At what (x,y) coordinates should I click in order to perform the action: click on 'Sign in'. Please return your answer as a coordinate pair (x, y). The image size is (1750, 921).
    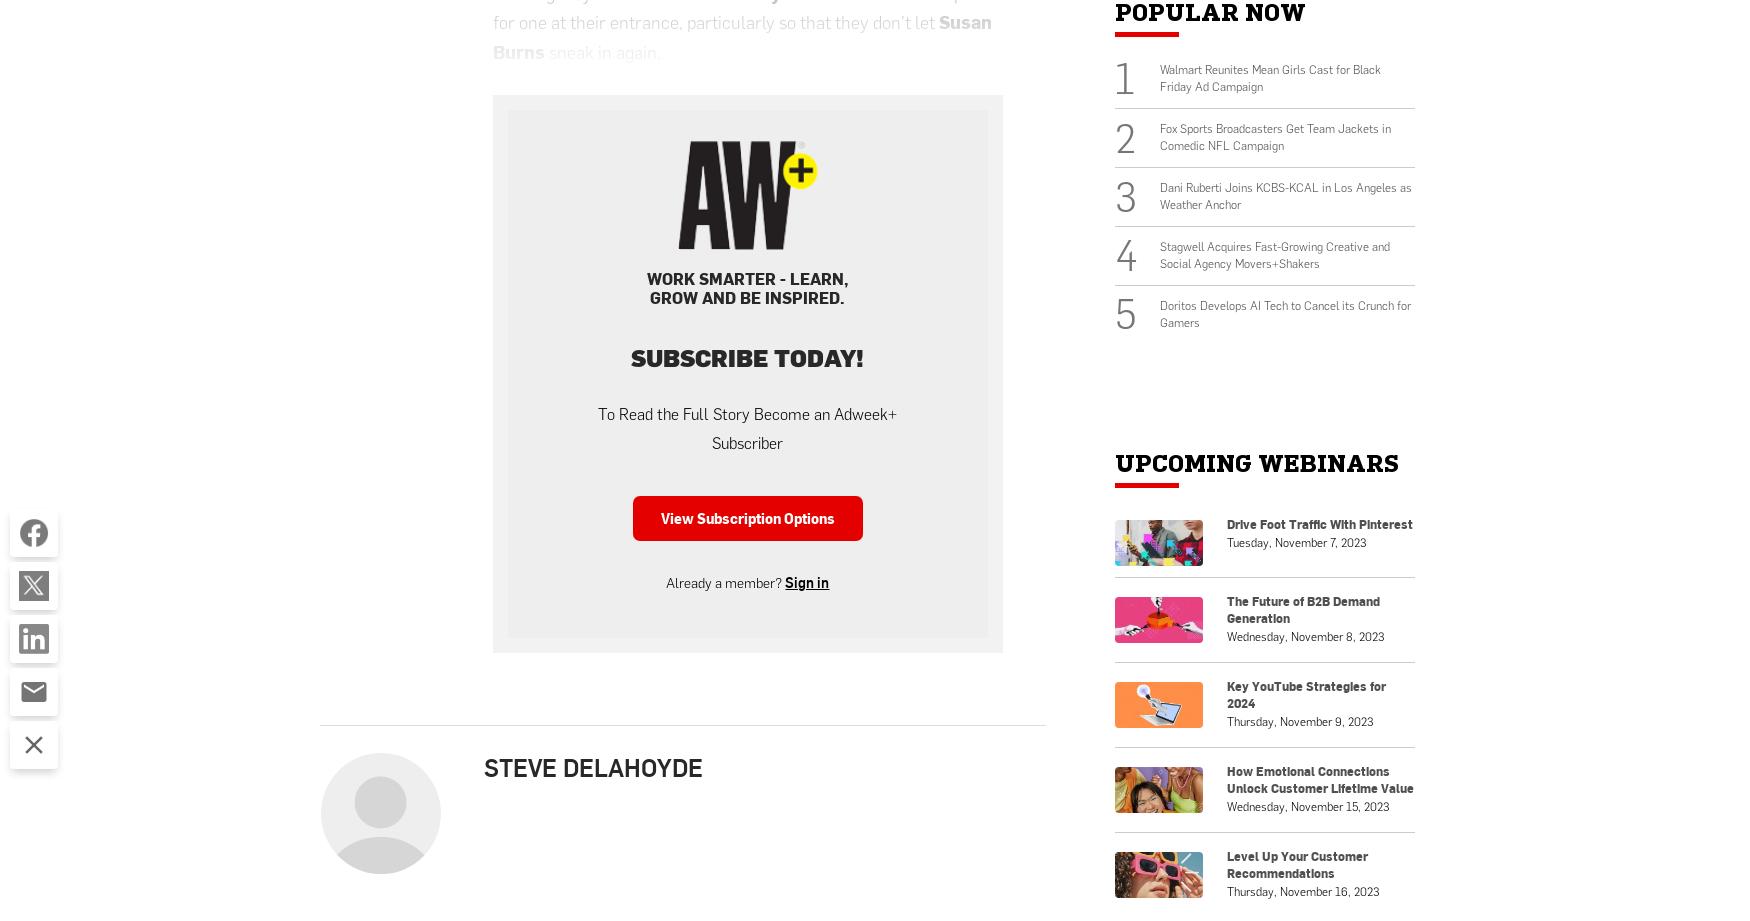
    Looking at the image, I should click on (805, 581).